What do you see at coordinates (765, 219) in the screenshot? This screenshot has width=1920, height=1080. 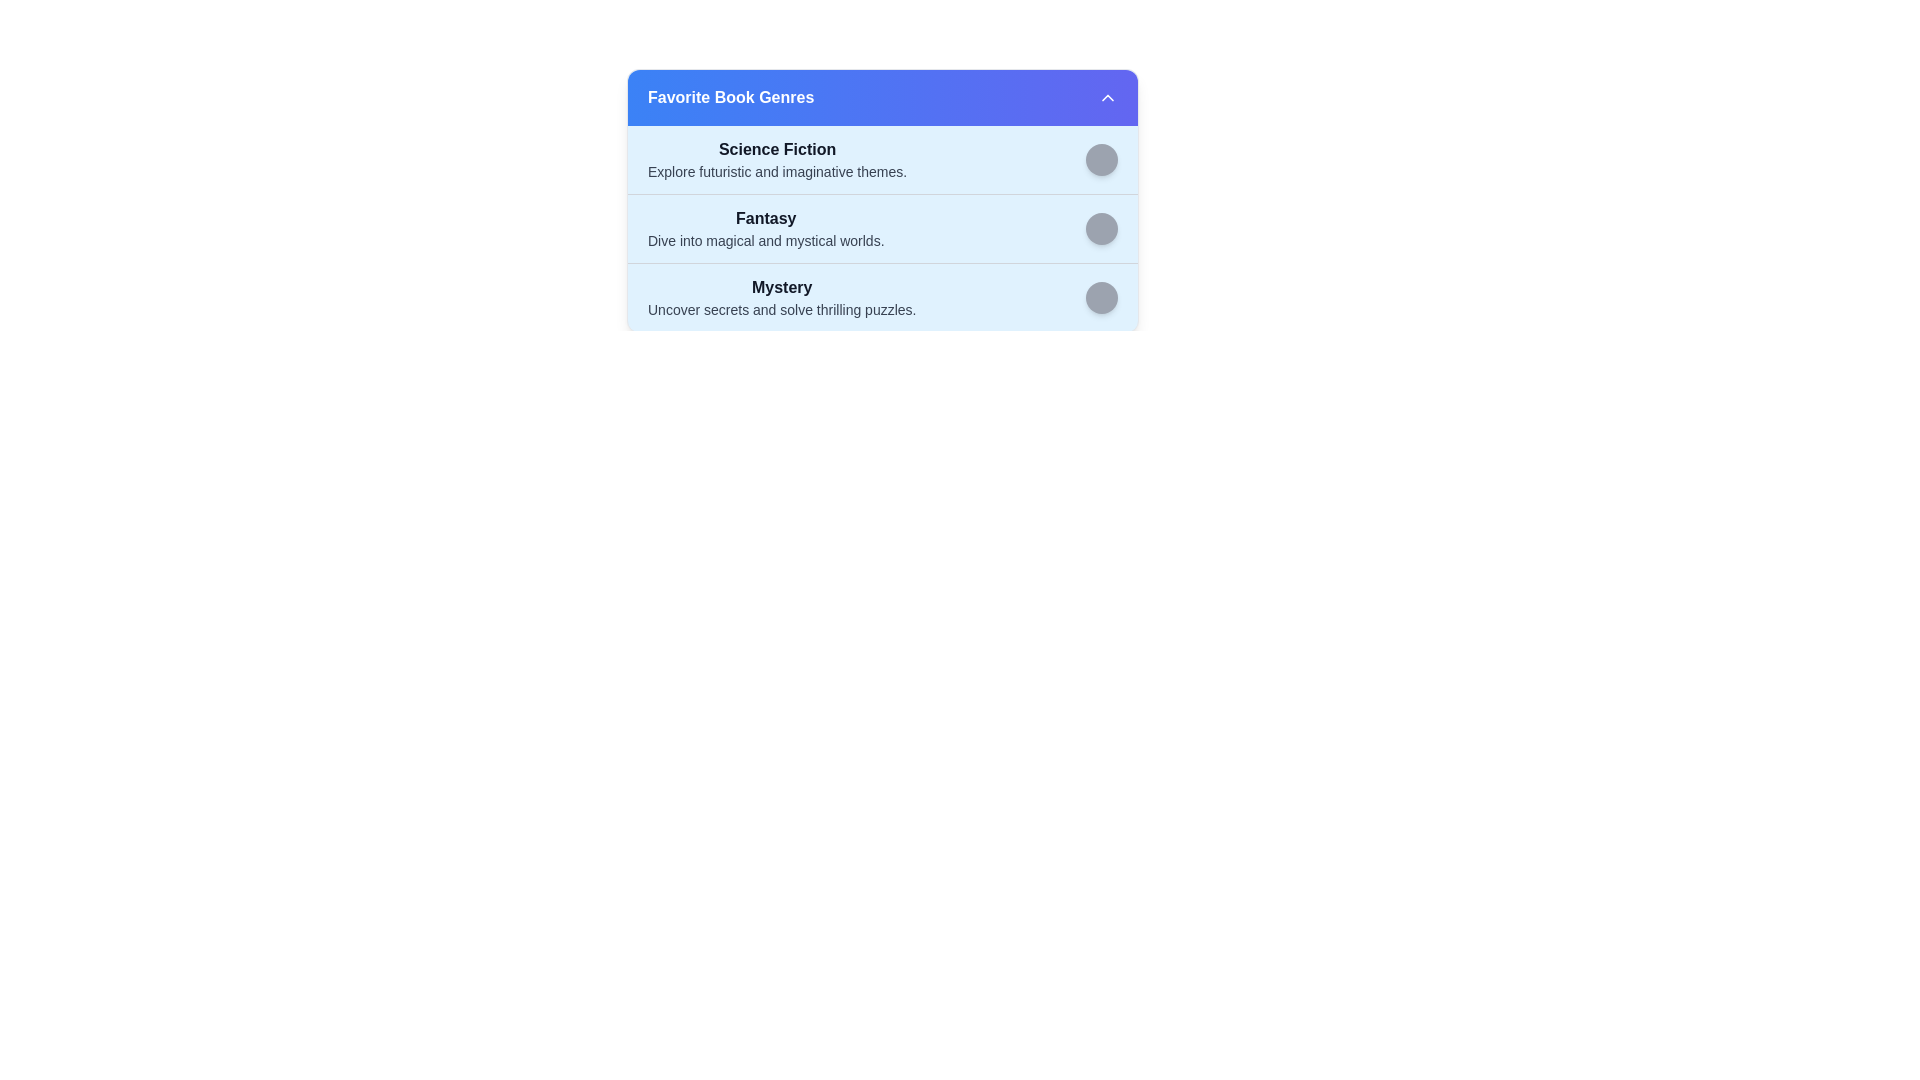 I see `text label identifying the genre category 'Fantasy', which is the second item in a vertical list and is positioned above a descriptive subtitle` at bounding box center [765, 219].